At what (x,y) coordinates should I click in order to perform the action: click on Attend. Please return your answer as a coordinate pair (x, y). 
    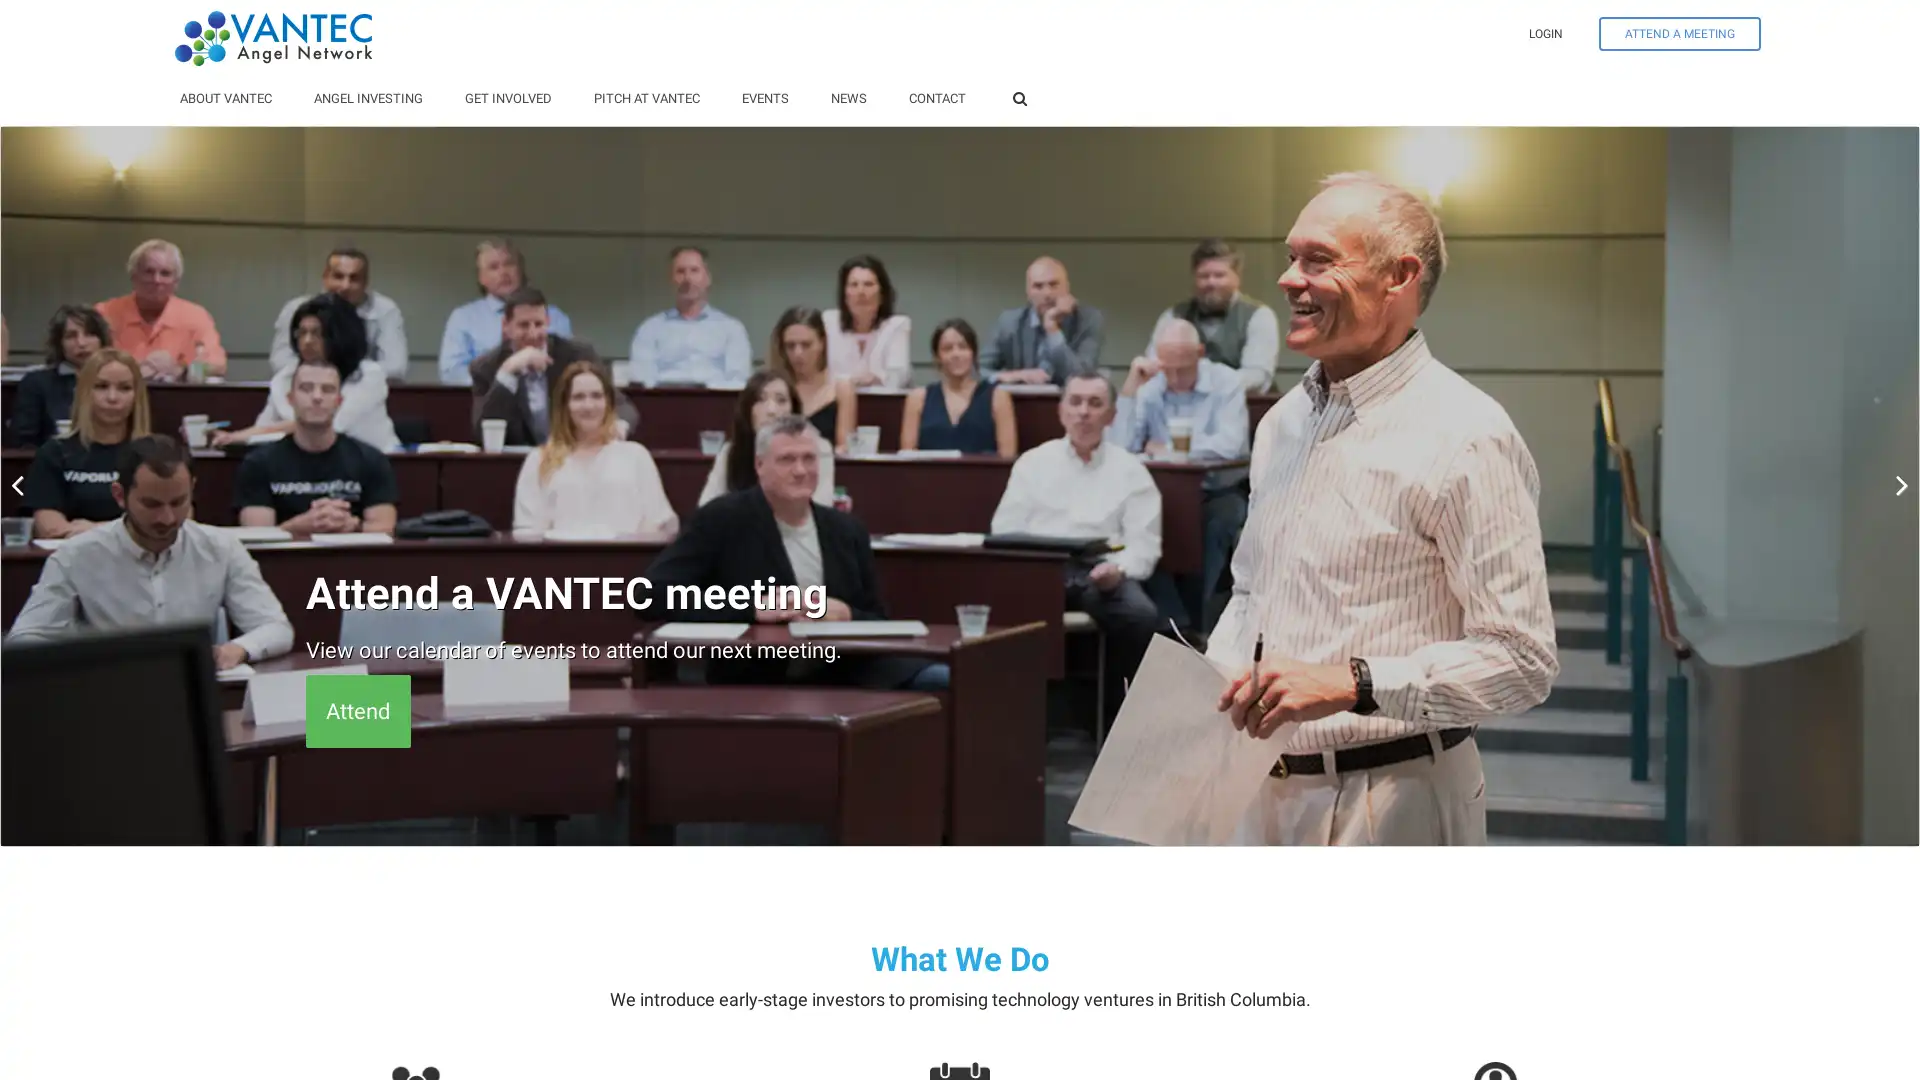
    Looking at the image, I should click on (358, 710).